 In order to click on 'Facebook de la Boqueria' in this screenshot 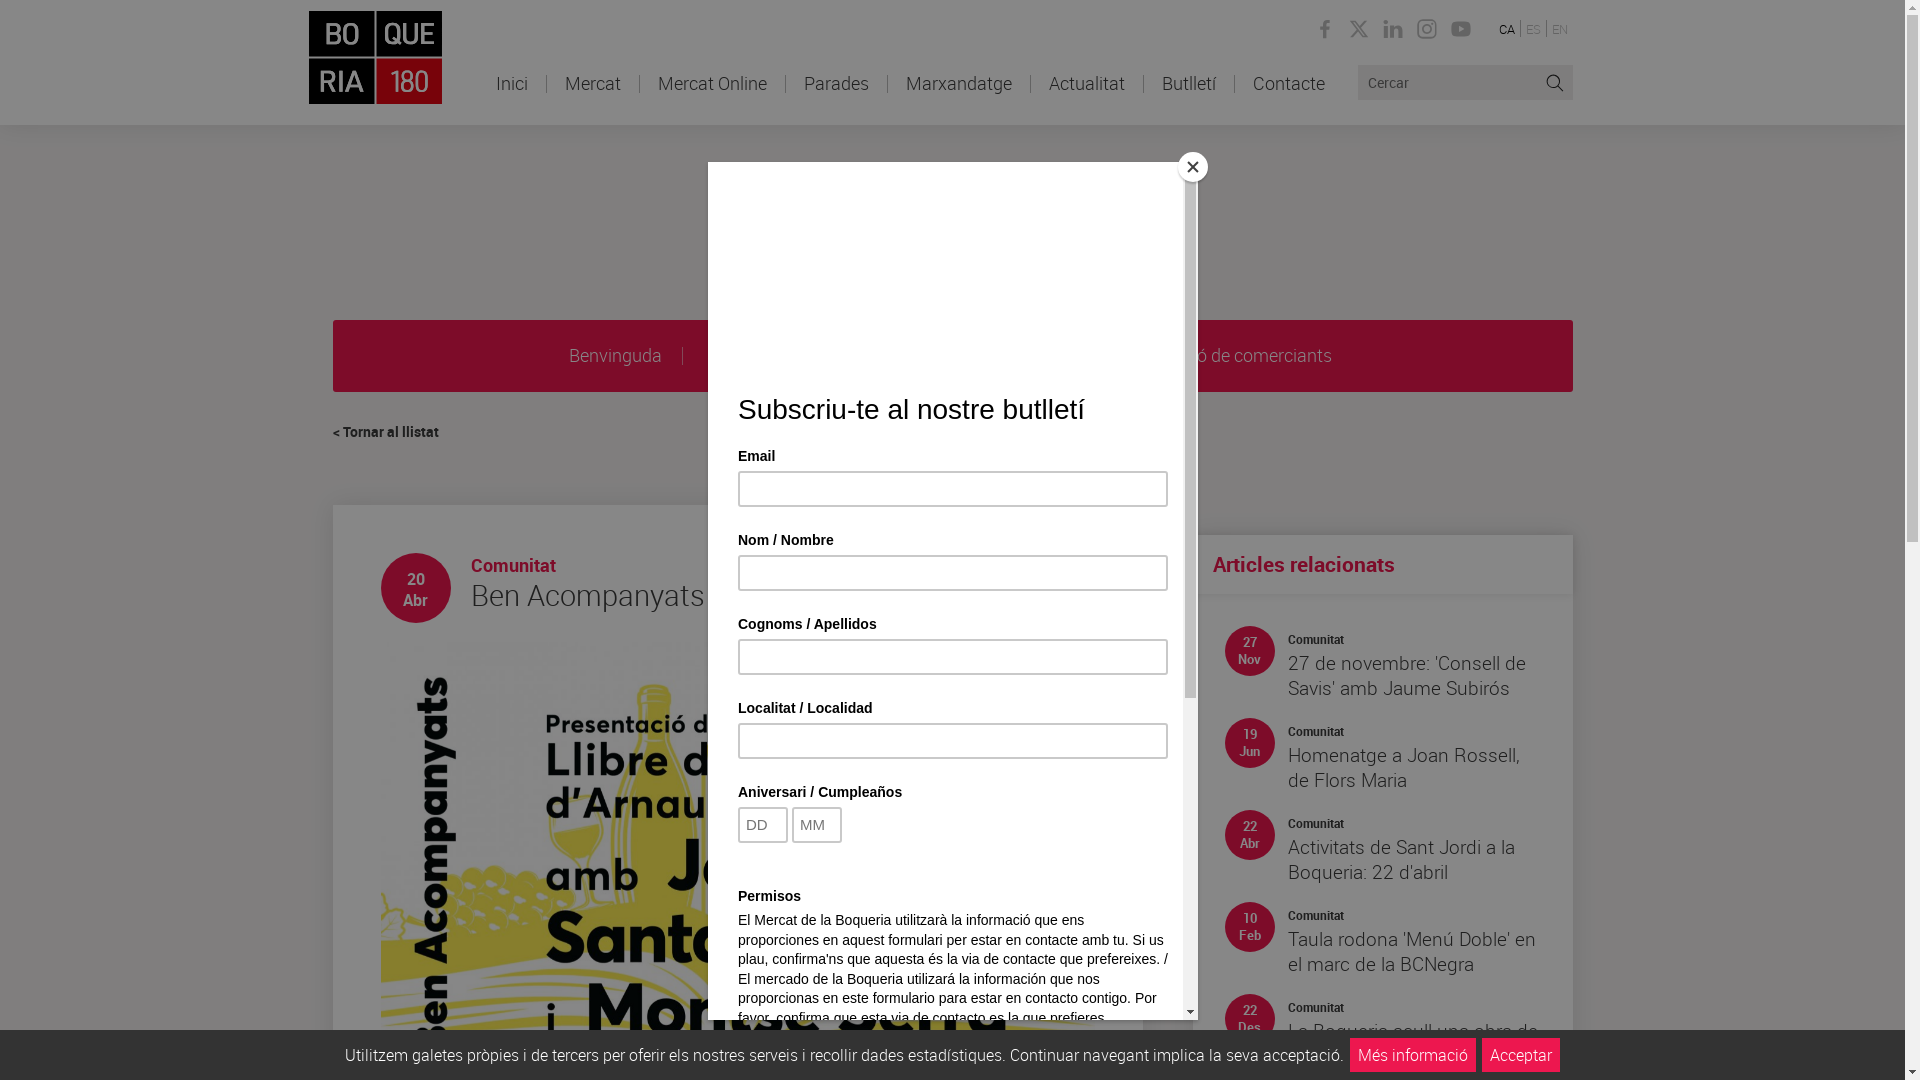, I will do `click(1324, 31)`.